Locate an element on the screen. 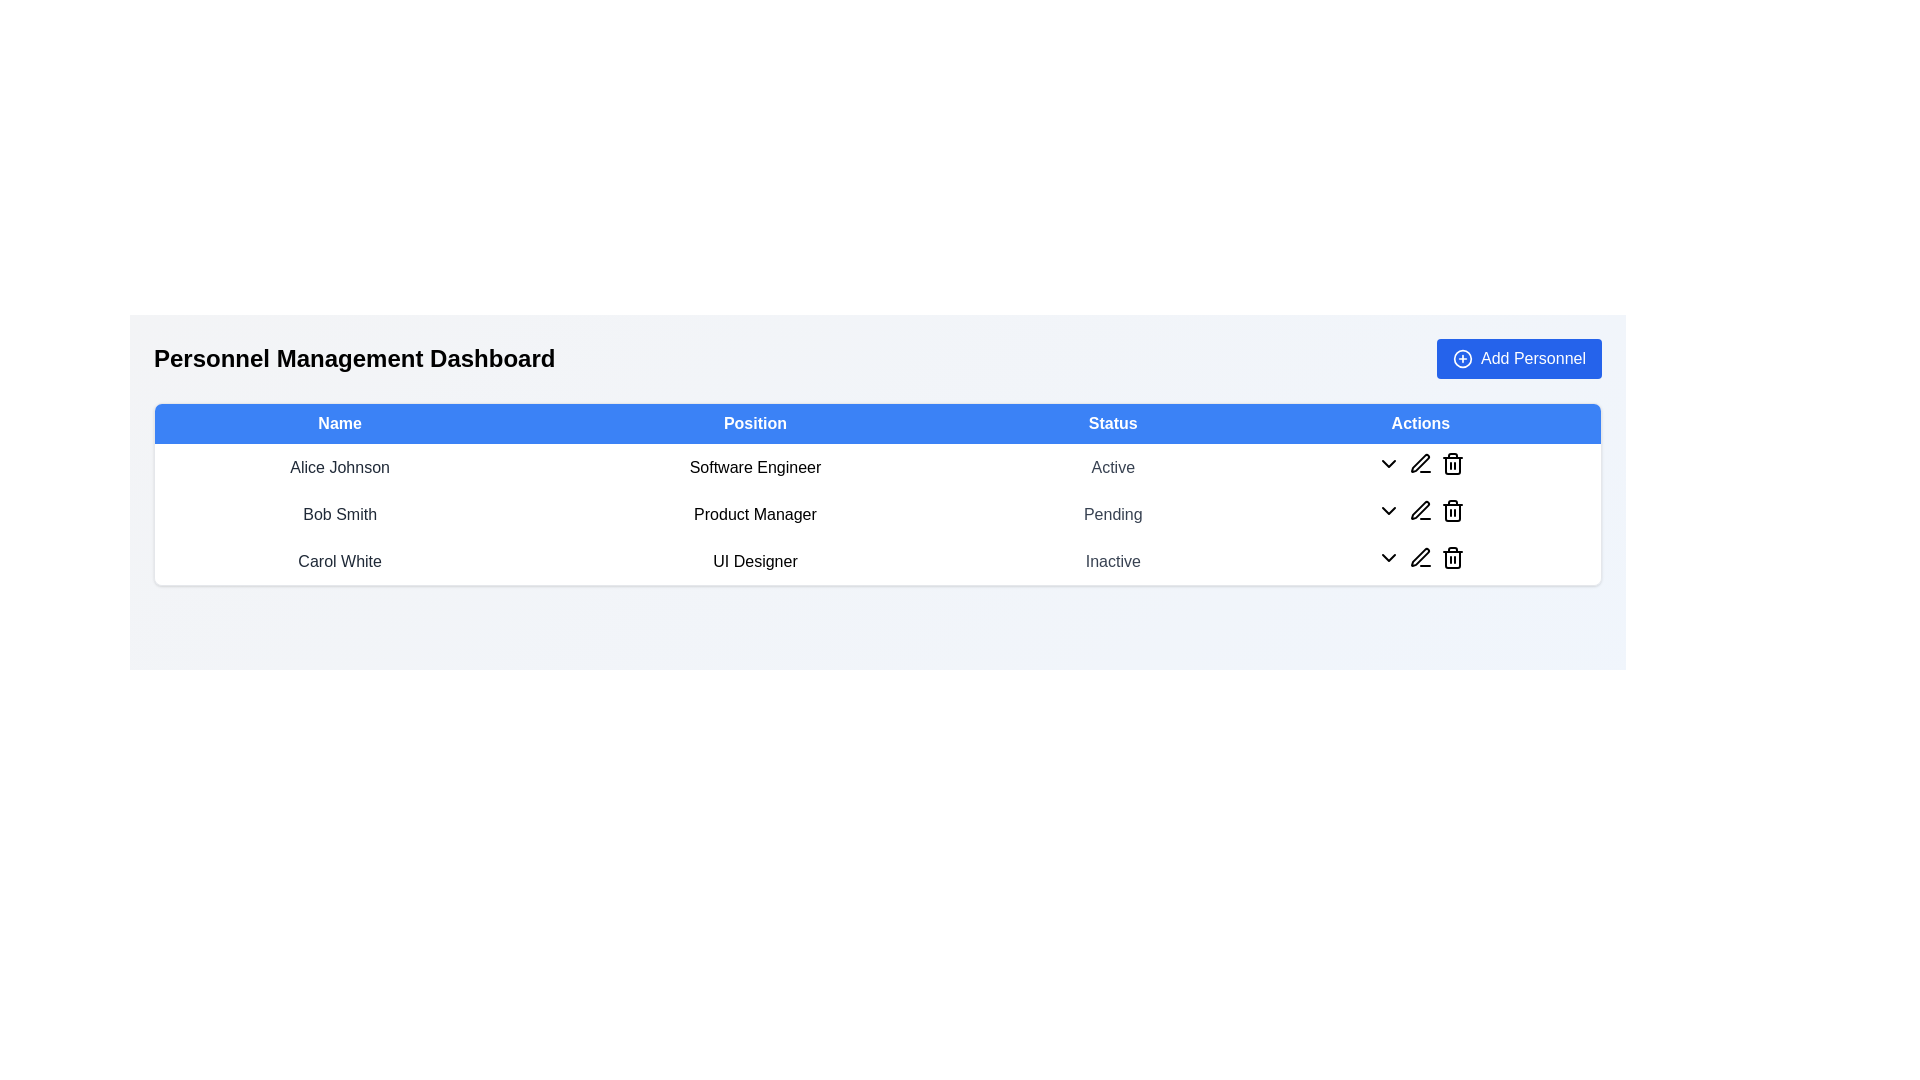 Image resolution: width=1920 pixels, height=1080 pixels. the graphical icon resembling a pen in the SVG component located in the 'Actions' column of the last row associated with 'Carol White' is located at coordinates (1419, 556).